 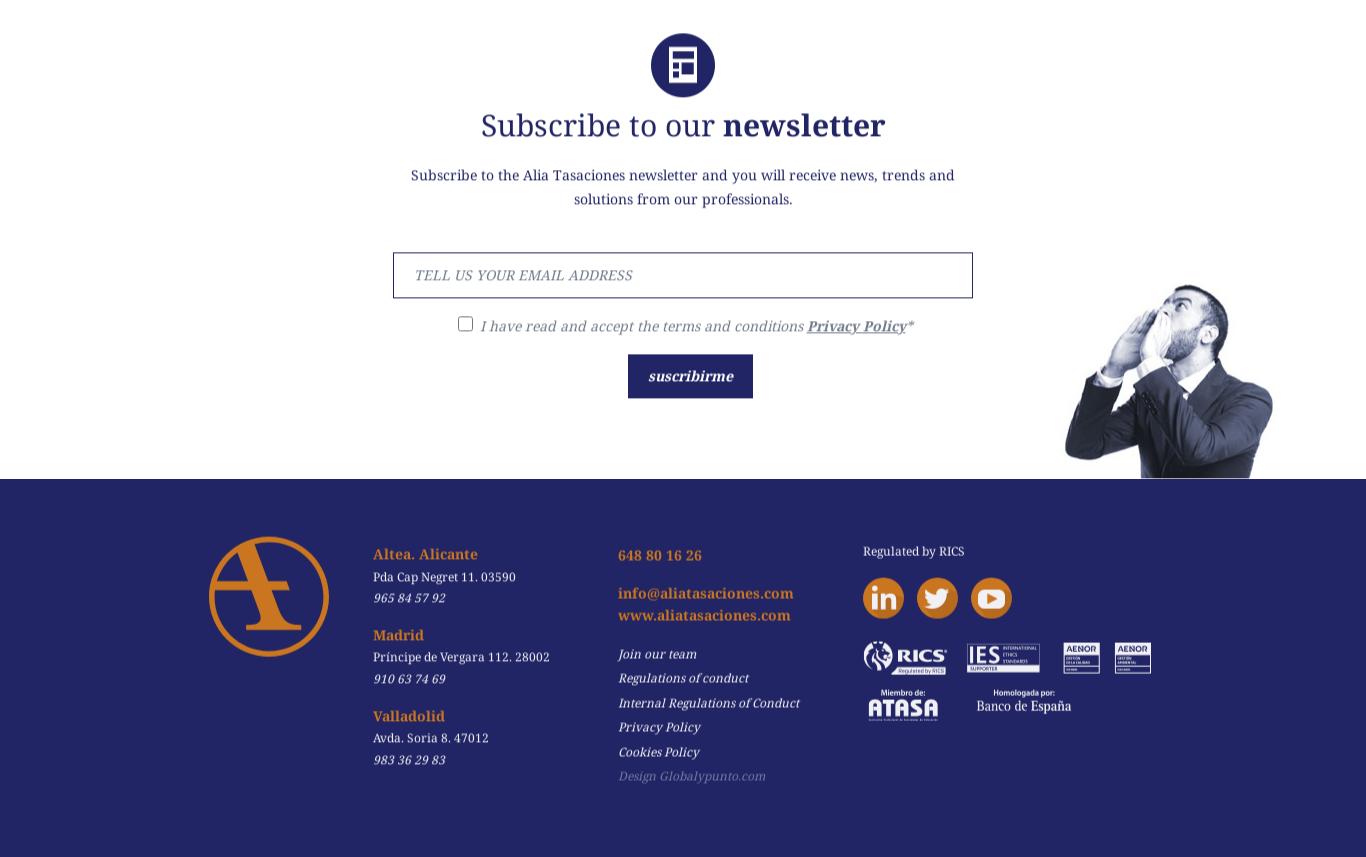 I want to click on 'Valladolid', so click(x=370, y=699).